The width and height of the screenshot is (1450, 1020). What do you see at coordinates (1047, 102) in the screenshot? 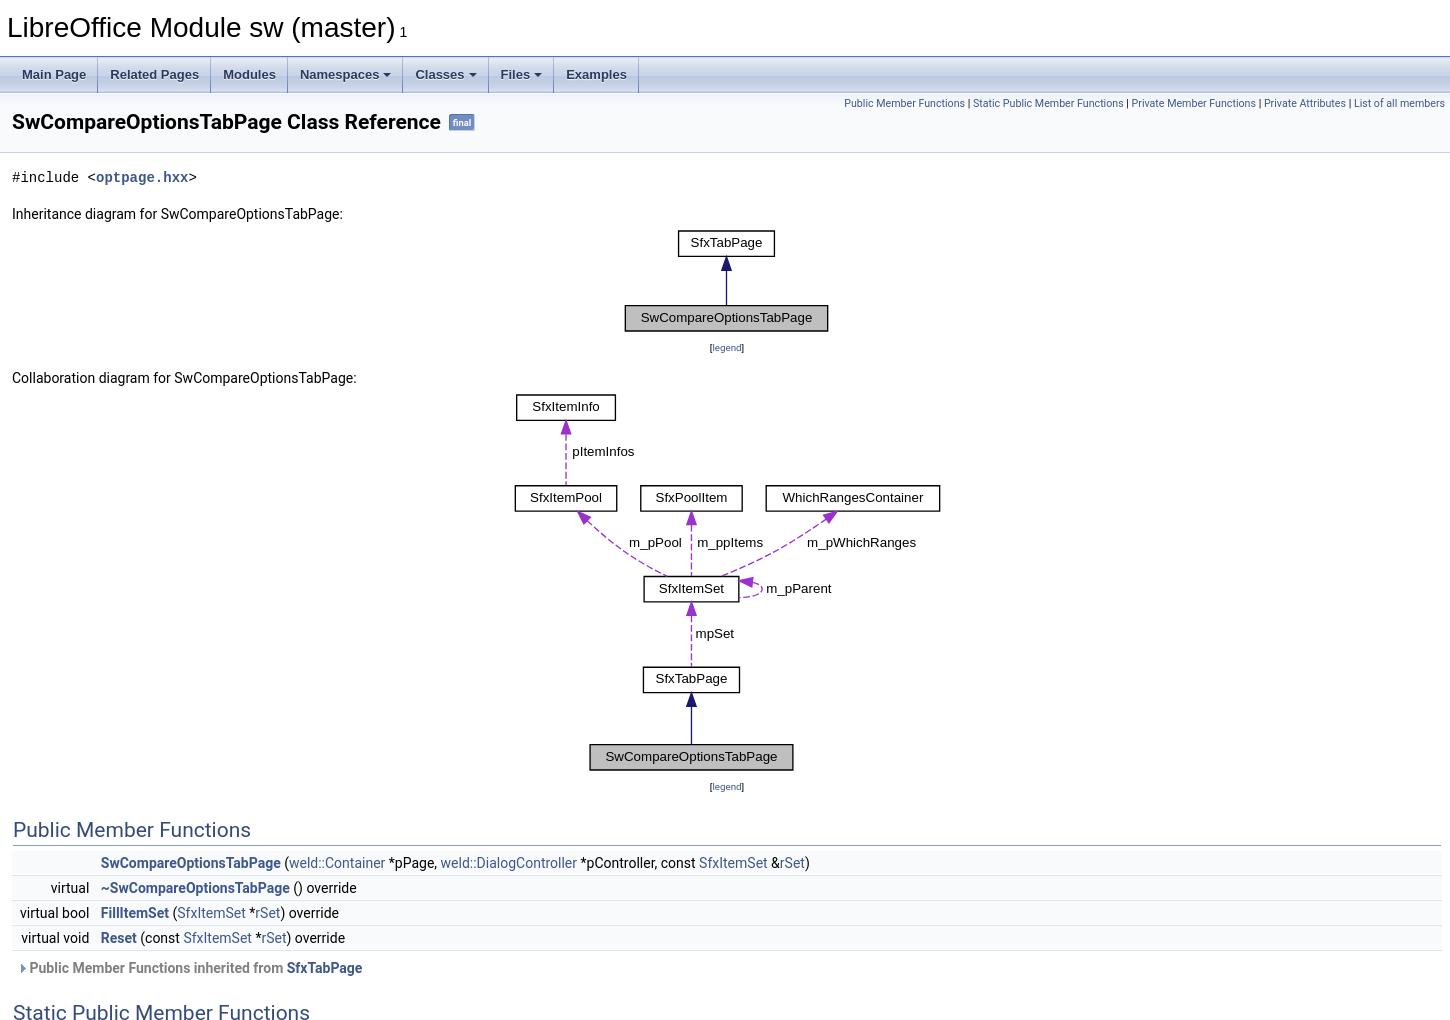
I see `'Static Public Member Functions'` at bounding box center [1047, 102].